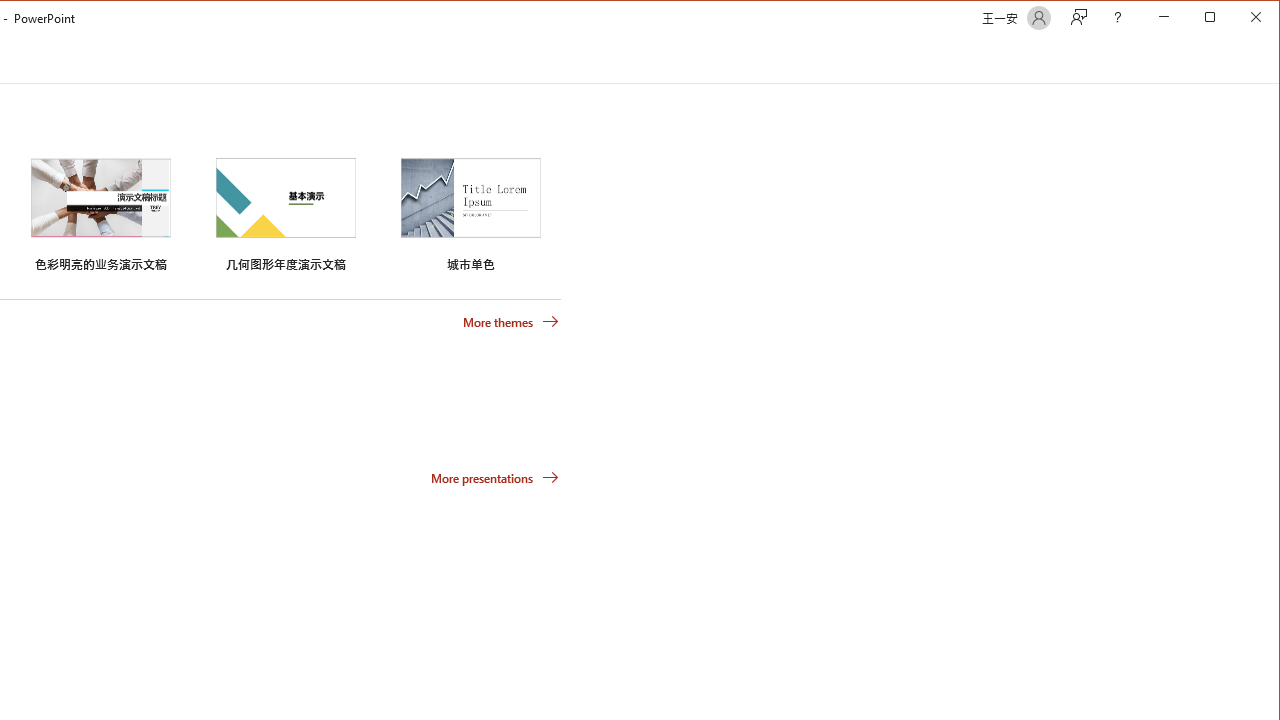  Describe the element at coordinates (494, 478) in the screenshot. I see `'More presentations'` at that location.